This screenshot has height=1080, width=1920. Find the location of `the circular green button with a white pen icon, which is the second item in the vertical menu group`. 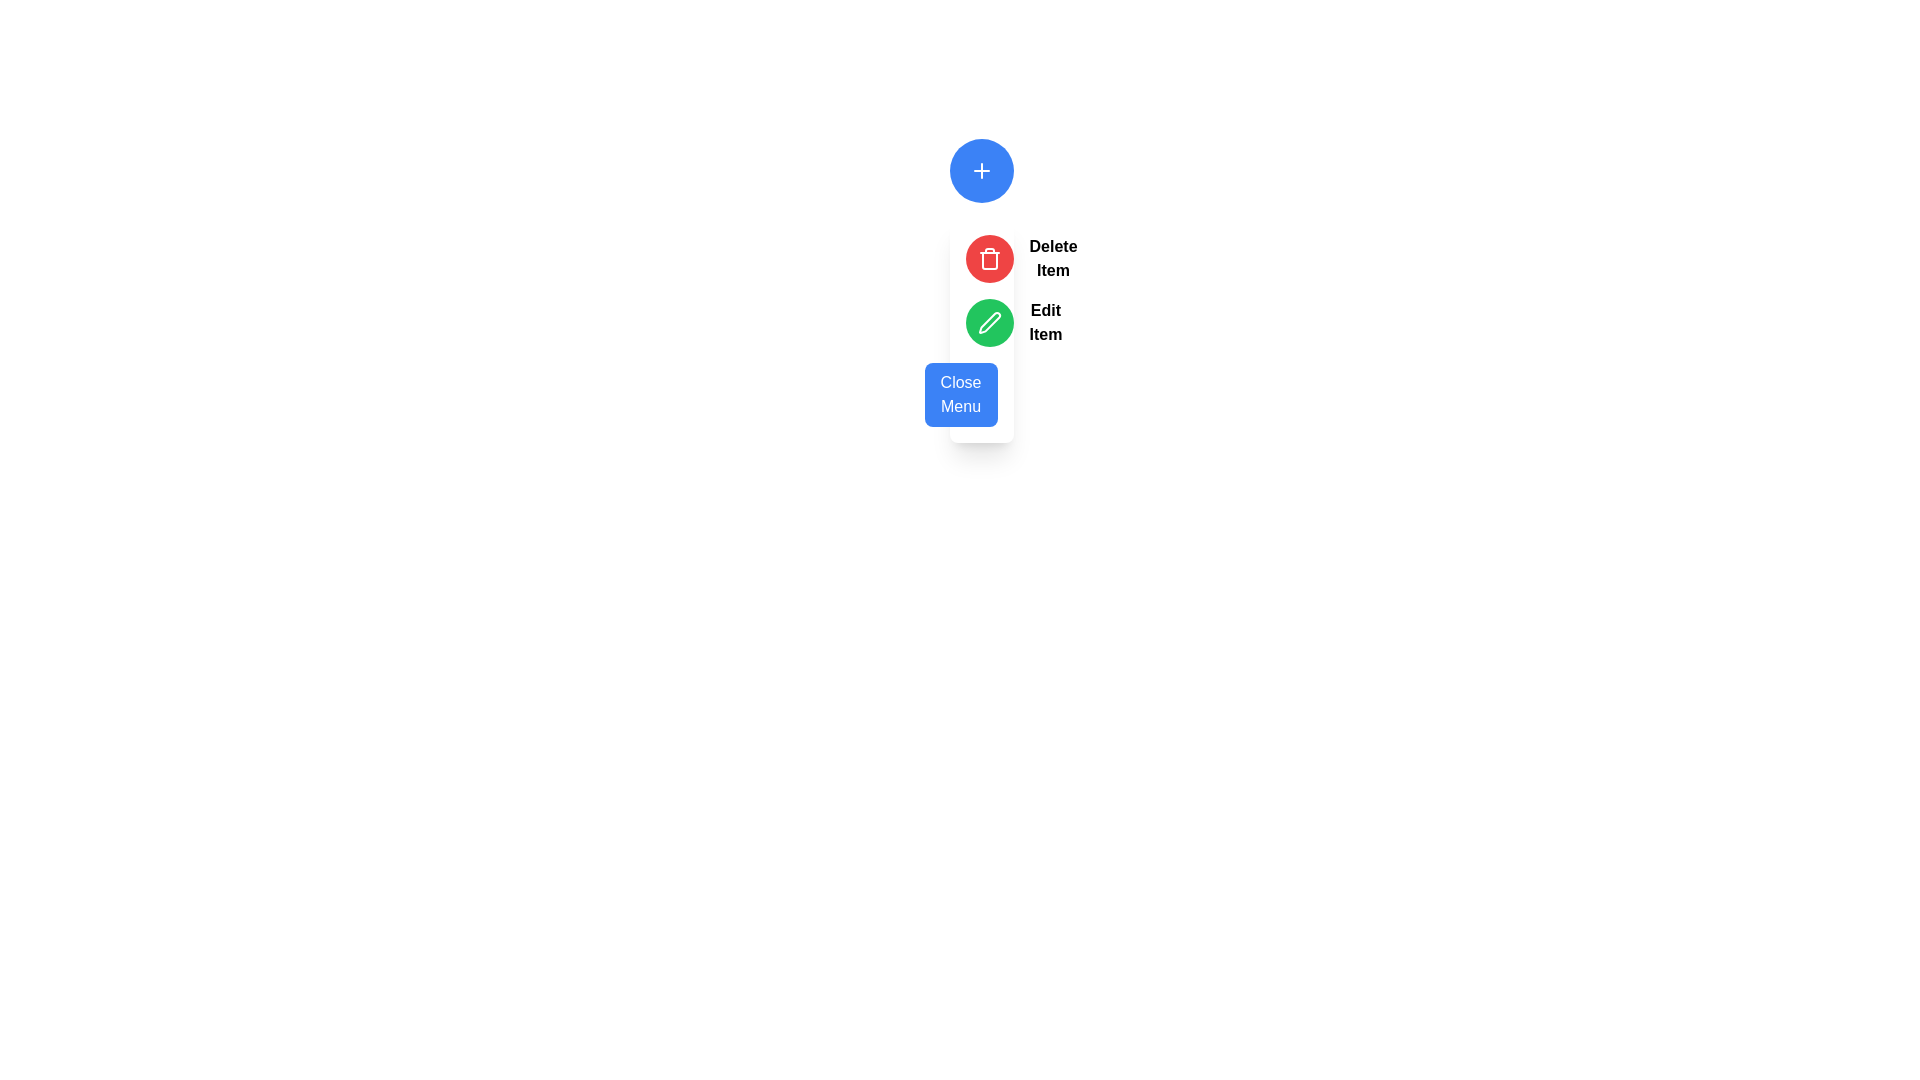

the circular green button with a white pen icon, which is the second item in the vertical menu group is located at coordinates (981, 322).